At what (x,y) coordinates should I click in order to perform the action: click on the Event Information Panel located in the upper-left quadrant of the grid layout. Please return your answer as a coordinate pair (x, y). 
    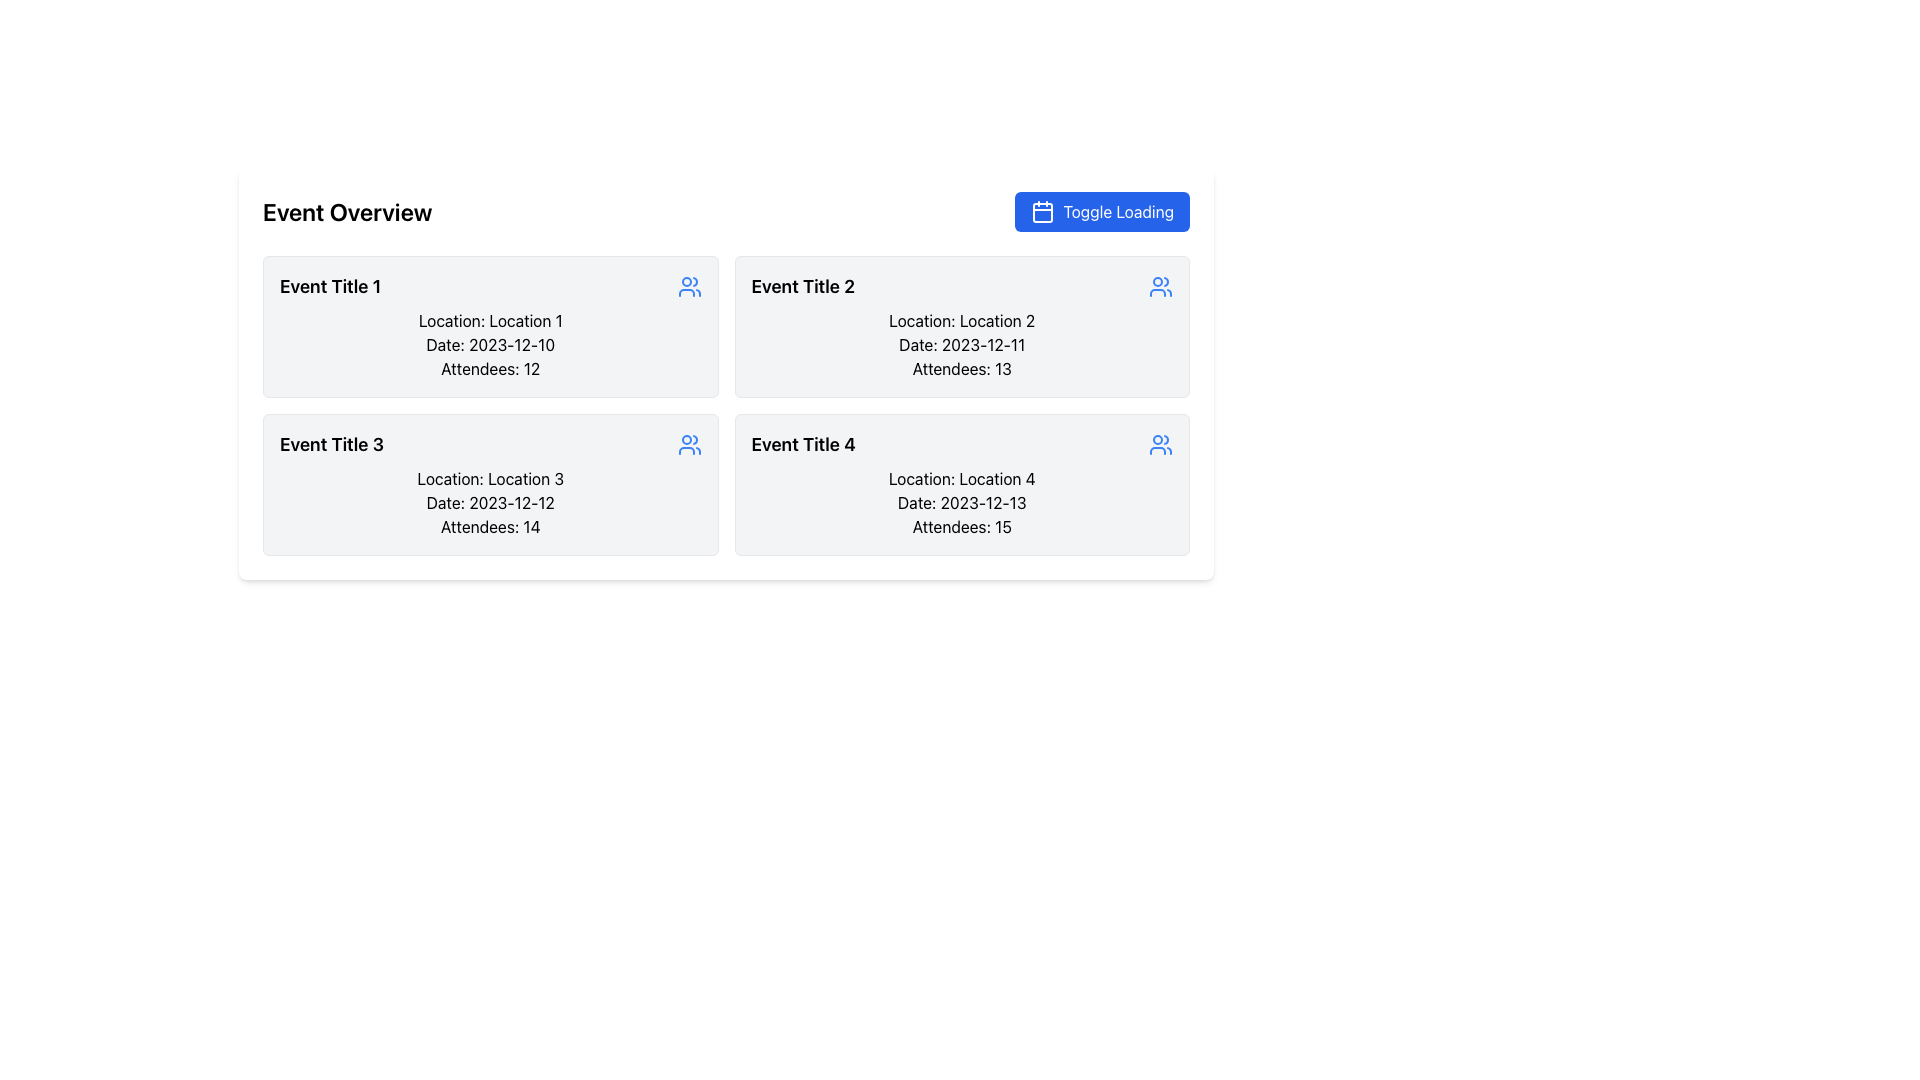
    Looking at the image, I should click on (490, 326).